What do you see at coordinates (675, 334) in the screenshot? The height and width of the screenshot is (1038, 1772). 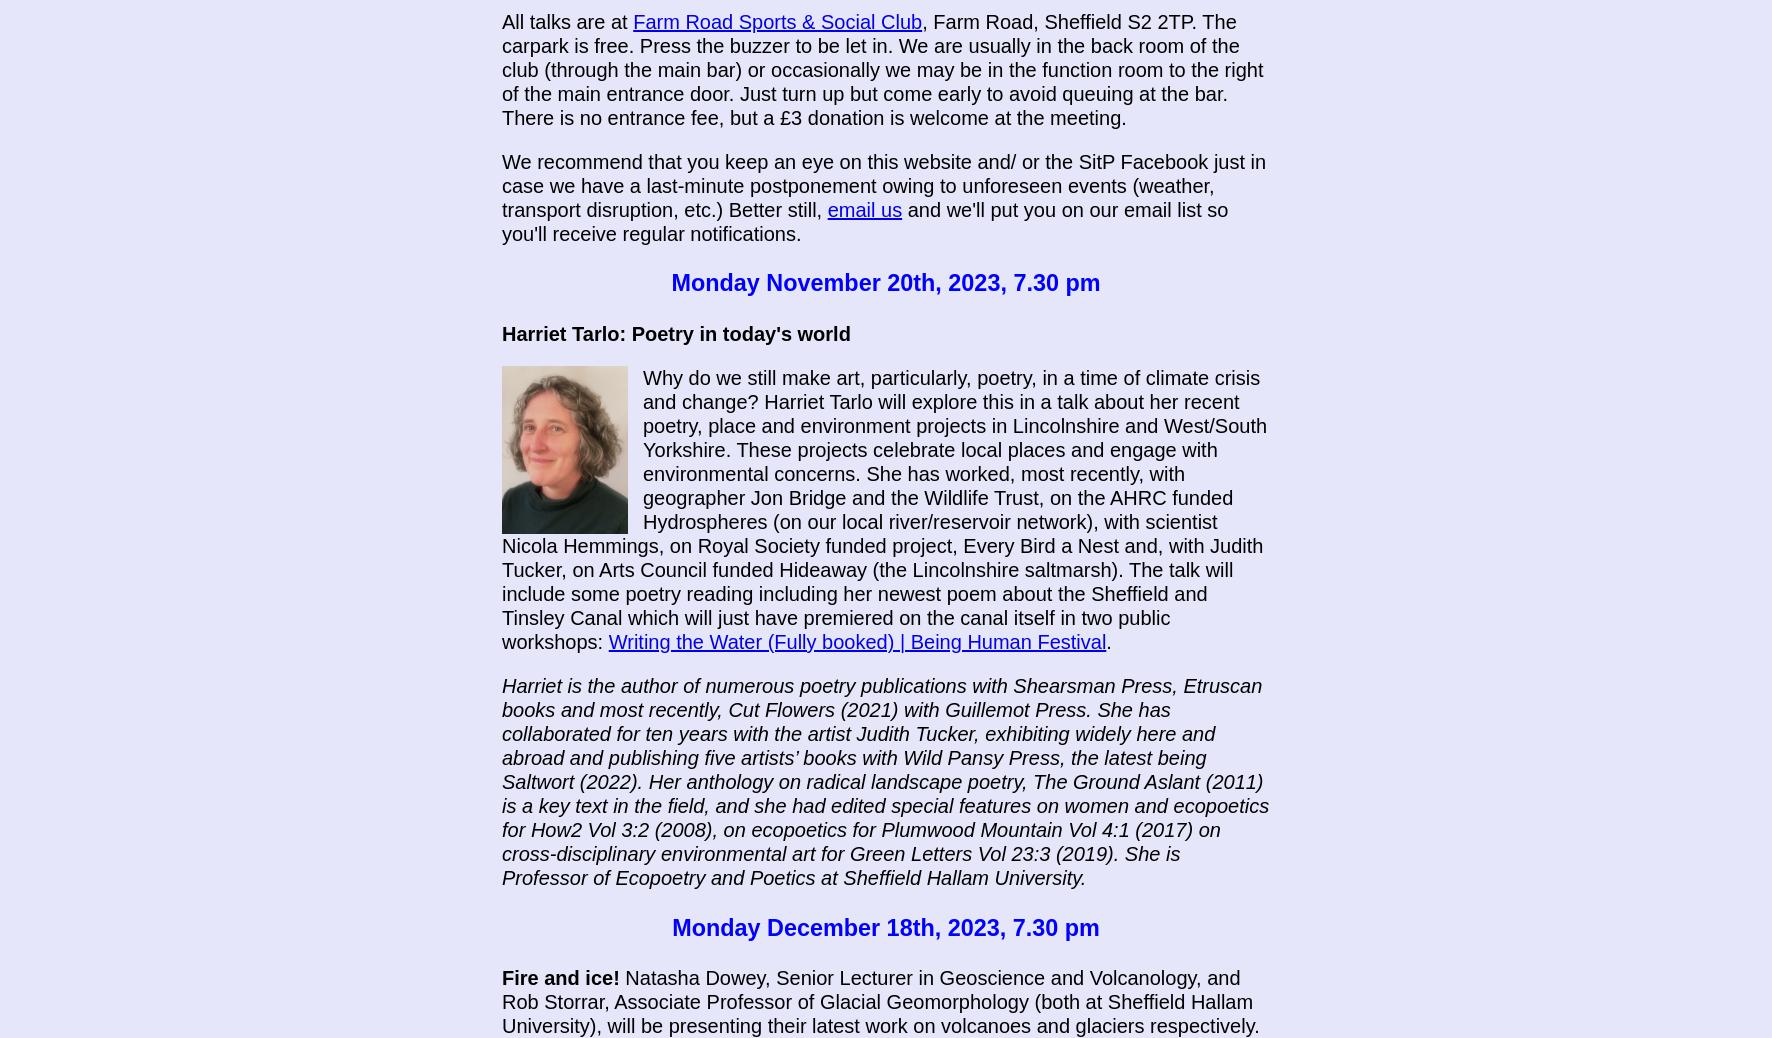 I see `'Harriet Tarlo: Poetry in today's world'` at bounding box center [675, 334].